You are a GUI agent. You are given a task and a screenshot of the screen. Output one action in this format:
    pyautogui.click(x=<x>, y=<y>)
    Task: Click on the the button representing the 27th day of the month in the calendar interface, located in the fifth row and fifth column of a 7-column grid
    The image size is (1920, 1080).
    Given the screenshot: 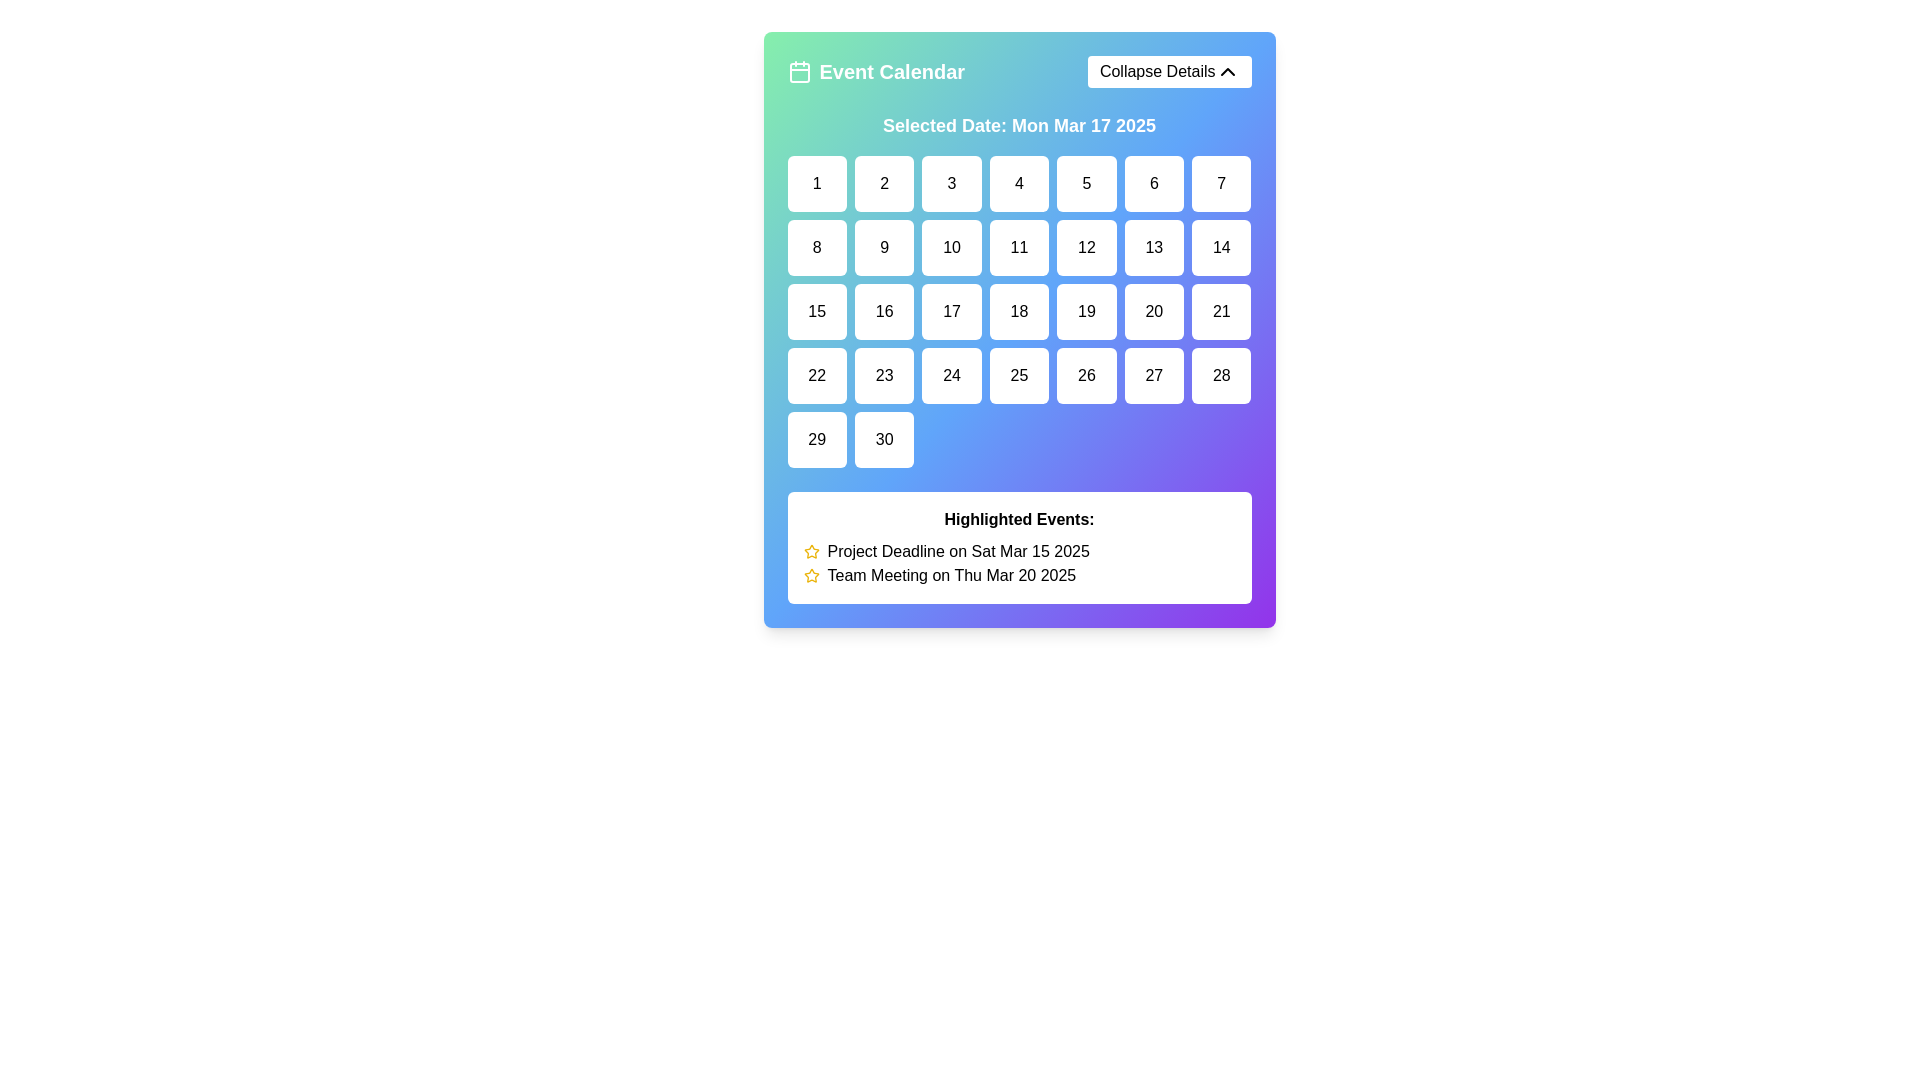 What is the action you would take?
    pyautogui.click(x=1154, y=375)
    